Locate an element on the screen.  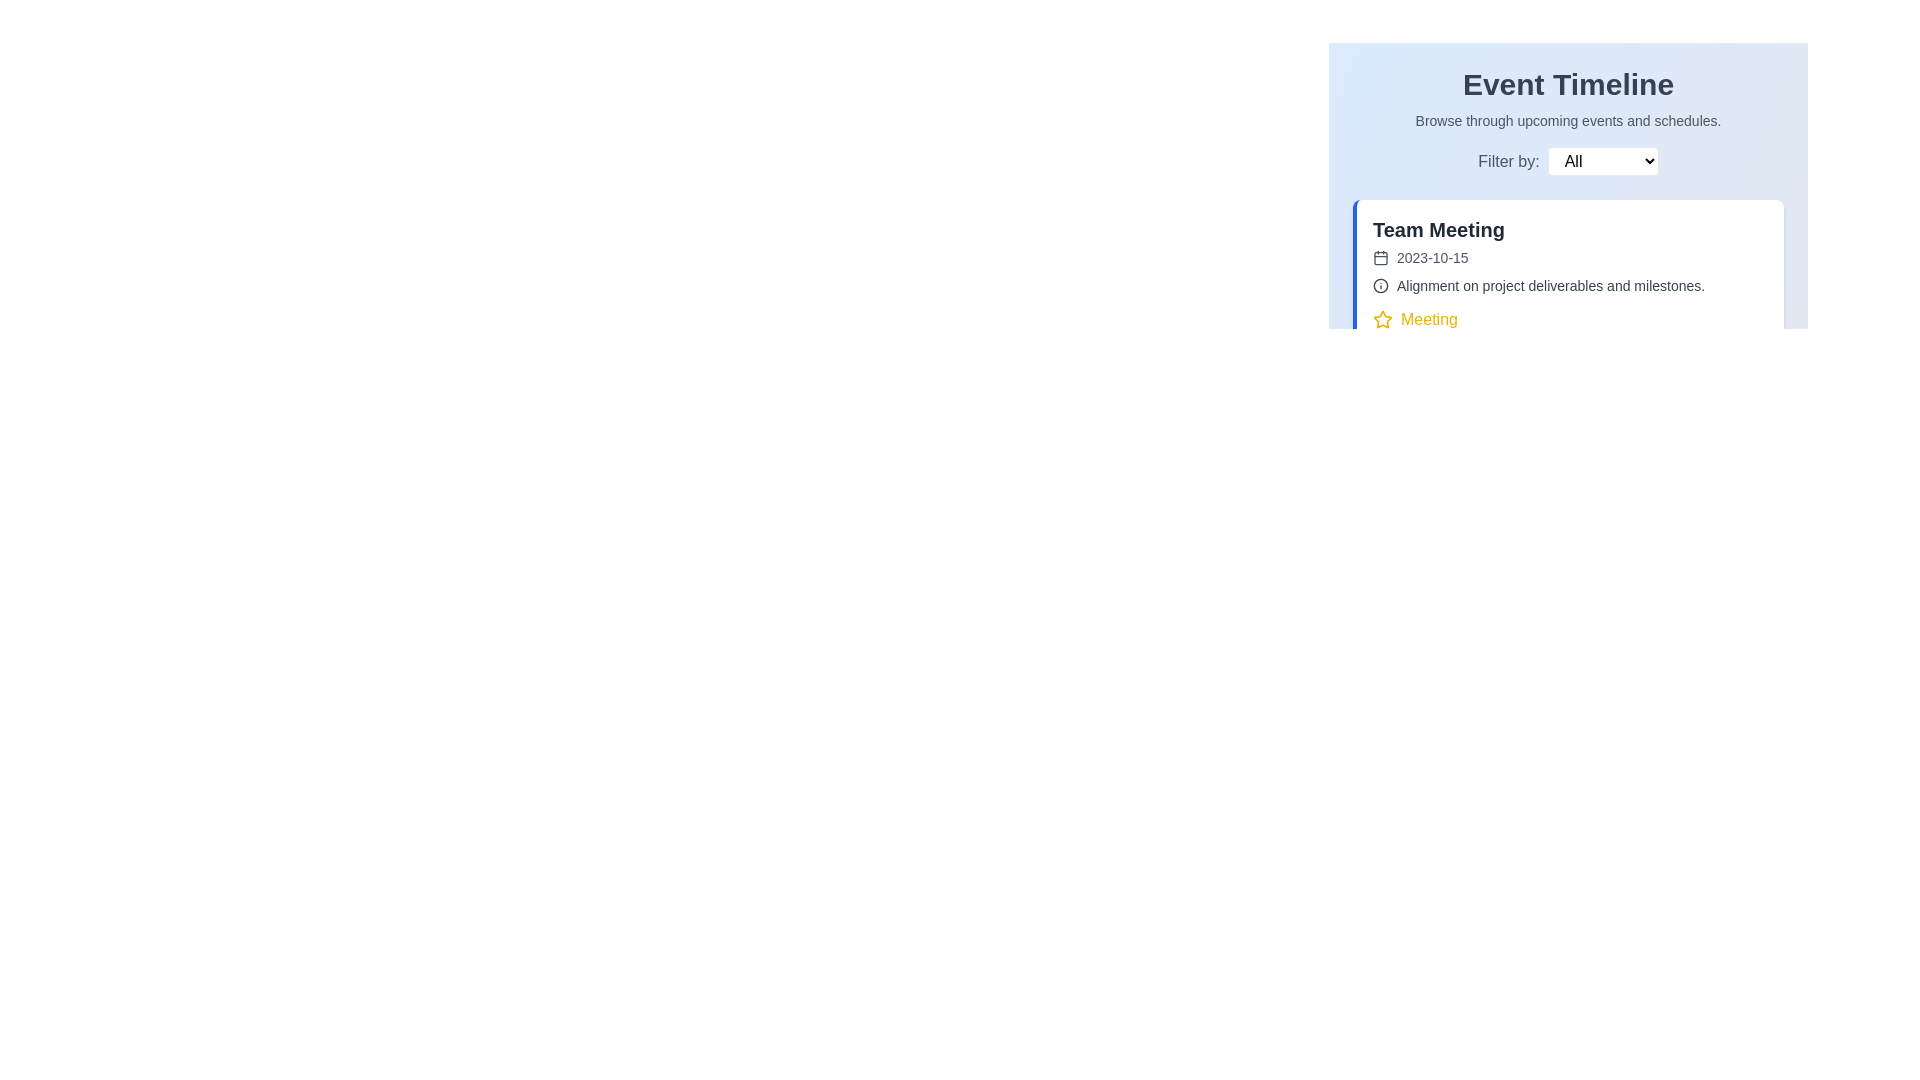
date displayed as '2023-10-15' in gray font under the heading 'Team Meeting', which is aligned with a calendar icon to its left is located at coordinates (1437, 257).